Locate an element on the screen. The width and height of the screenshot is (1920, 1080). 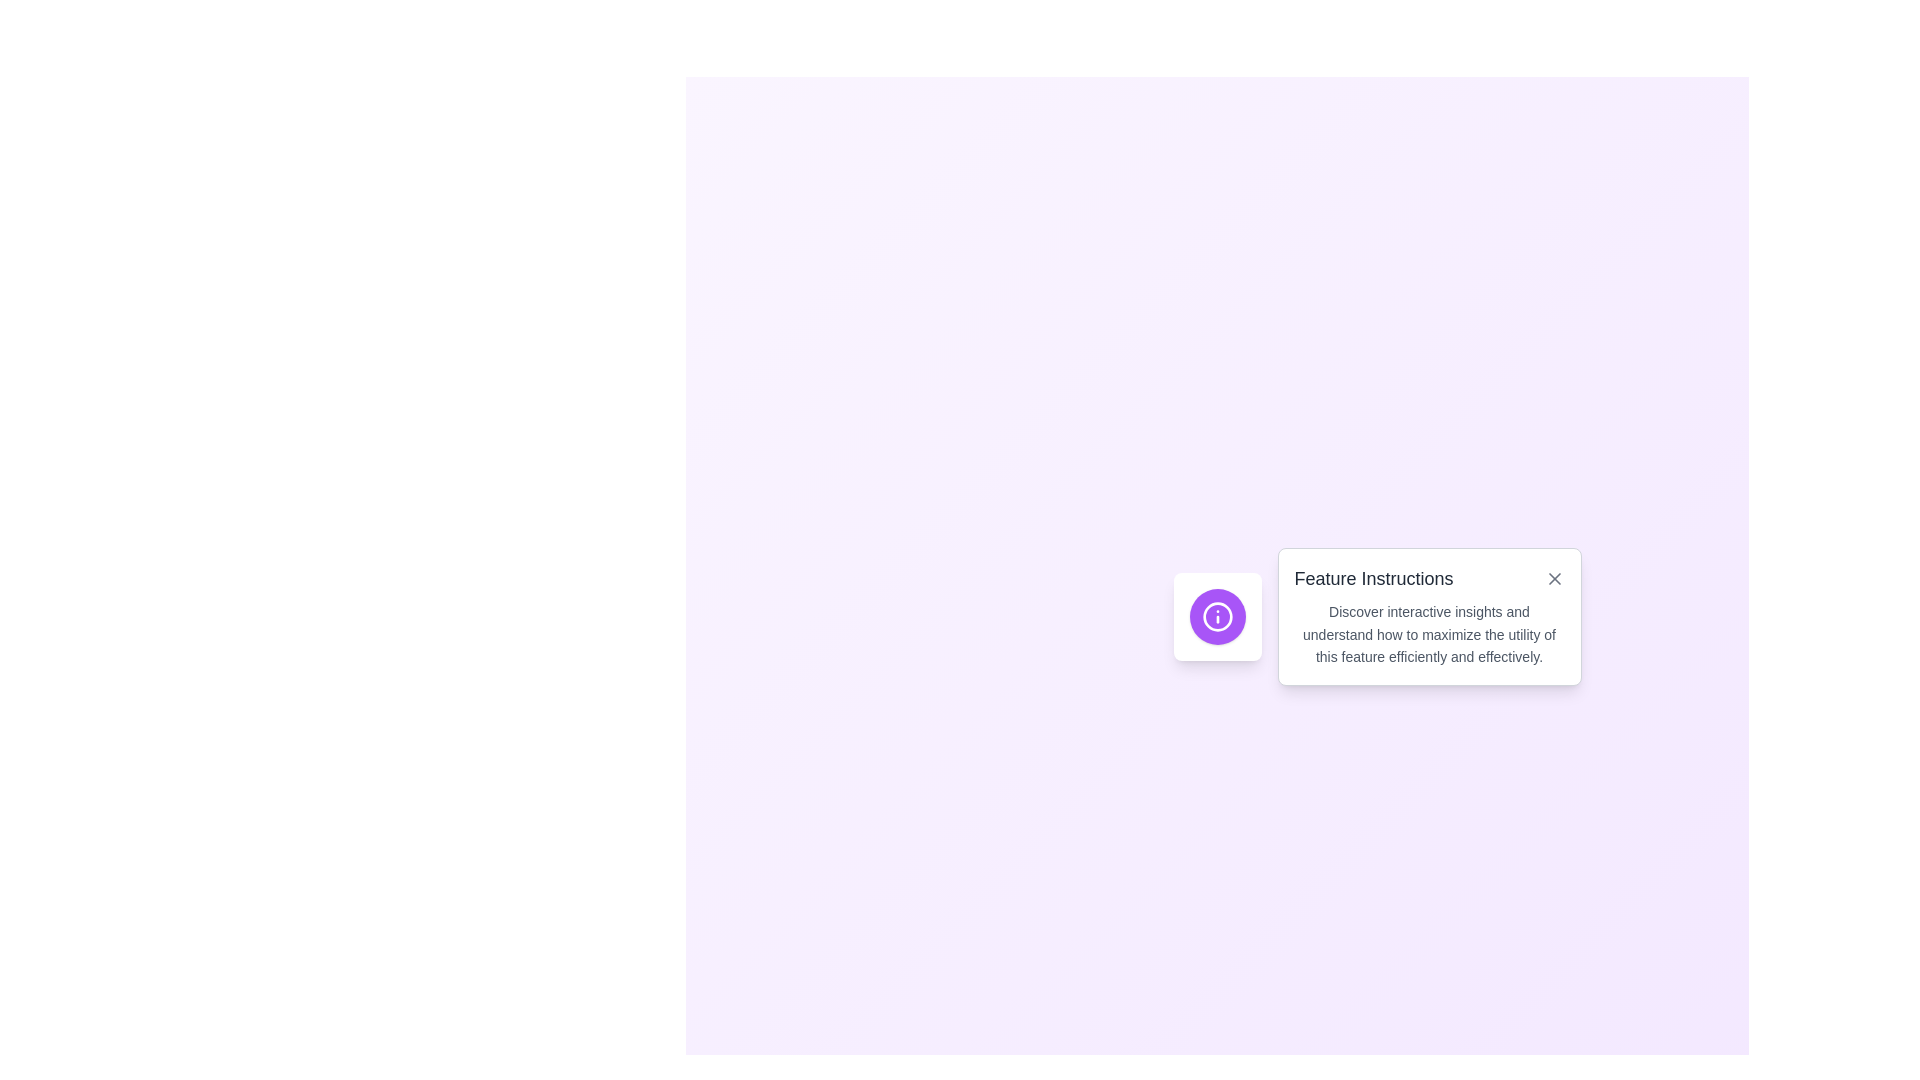
the purple circular button with a white info icon at its center, located at the center-left of the instructional tooltip box is located at coordinates (1216, 616).